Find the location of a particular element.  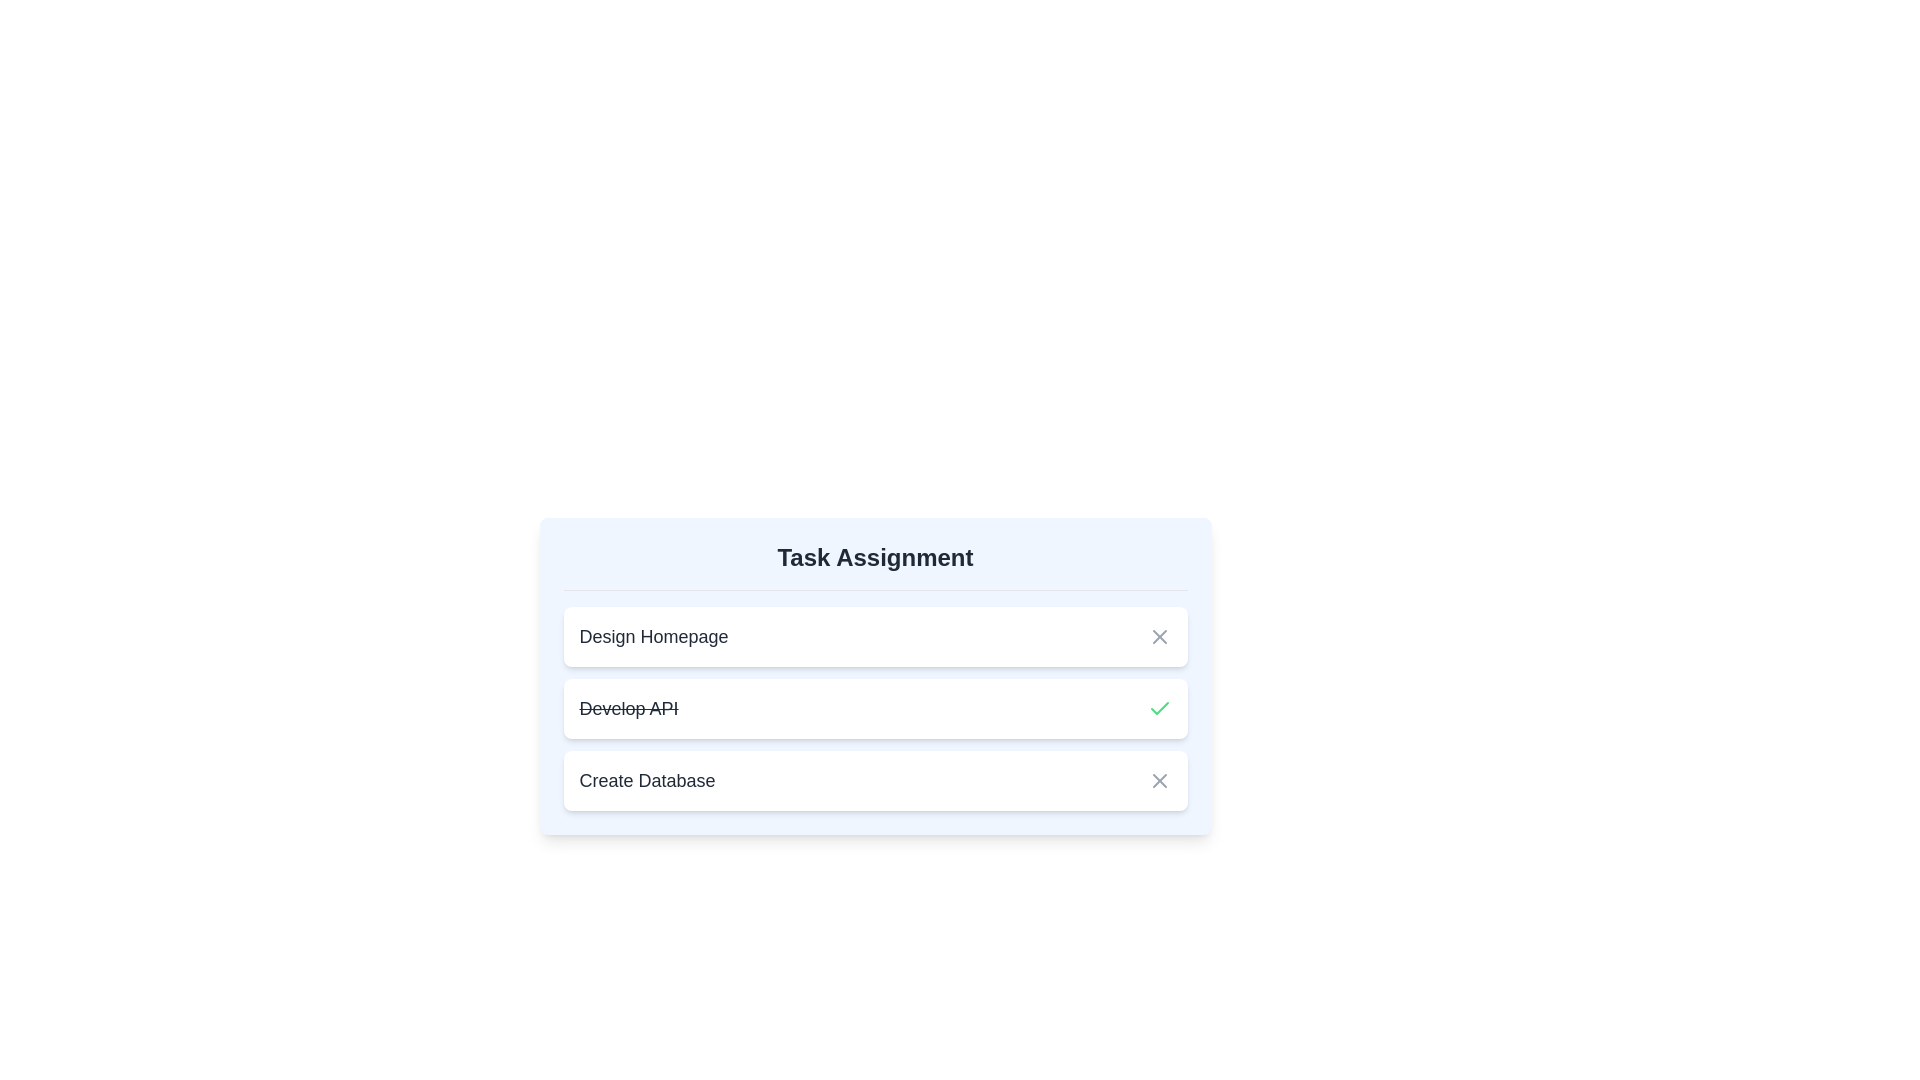

the close or delete button for the 'Design Homepage' item in the 'Task Assignment' list for keyboard interaction is located at coordinates (1159, 636).